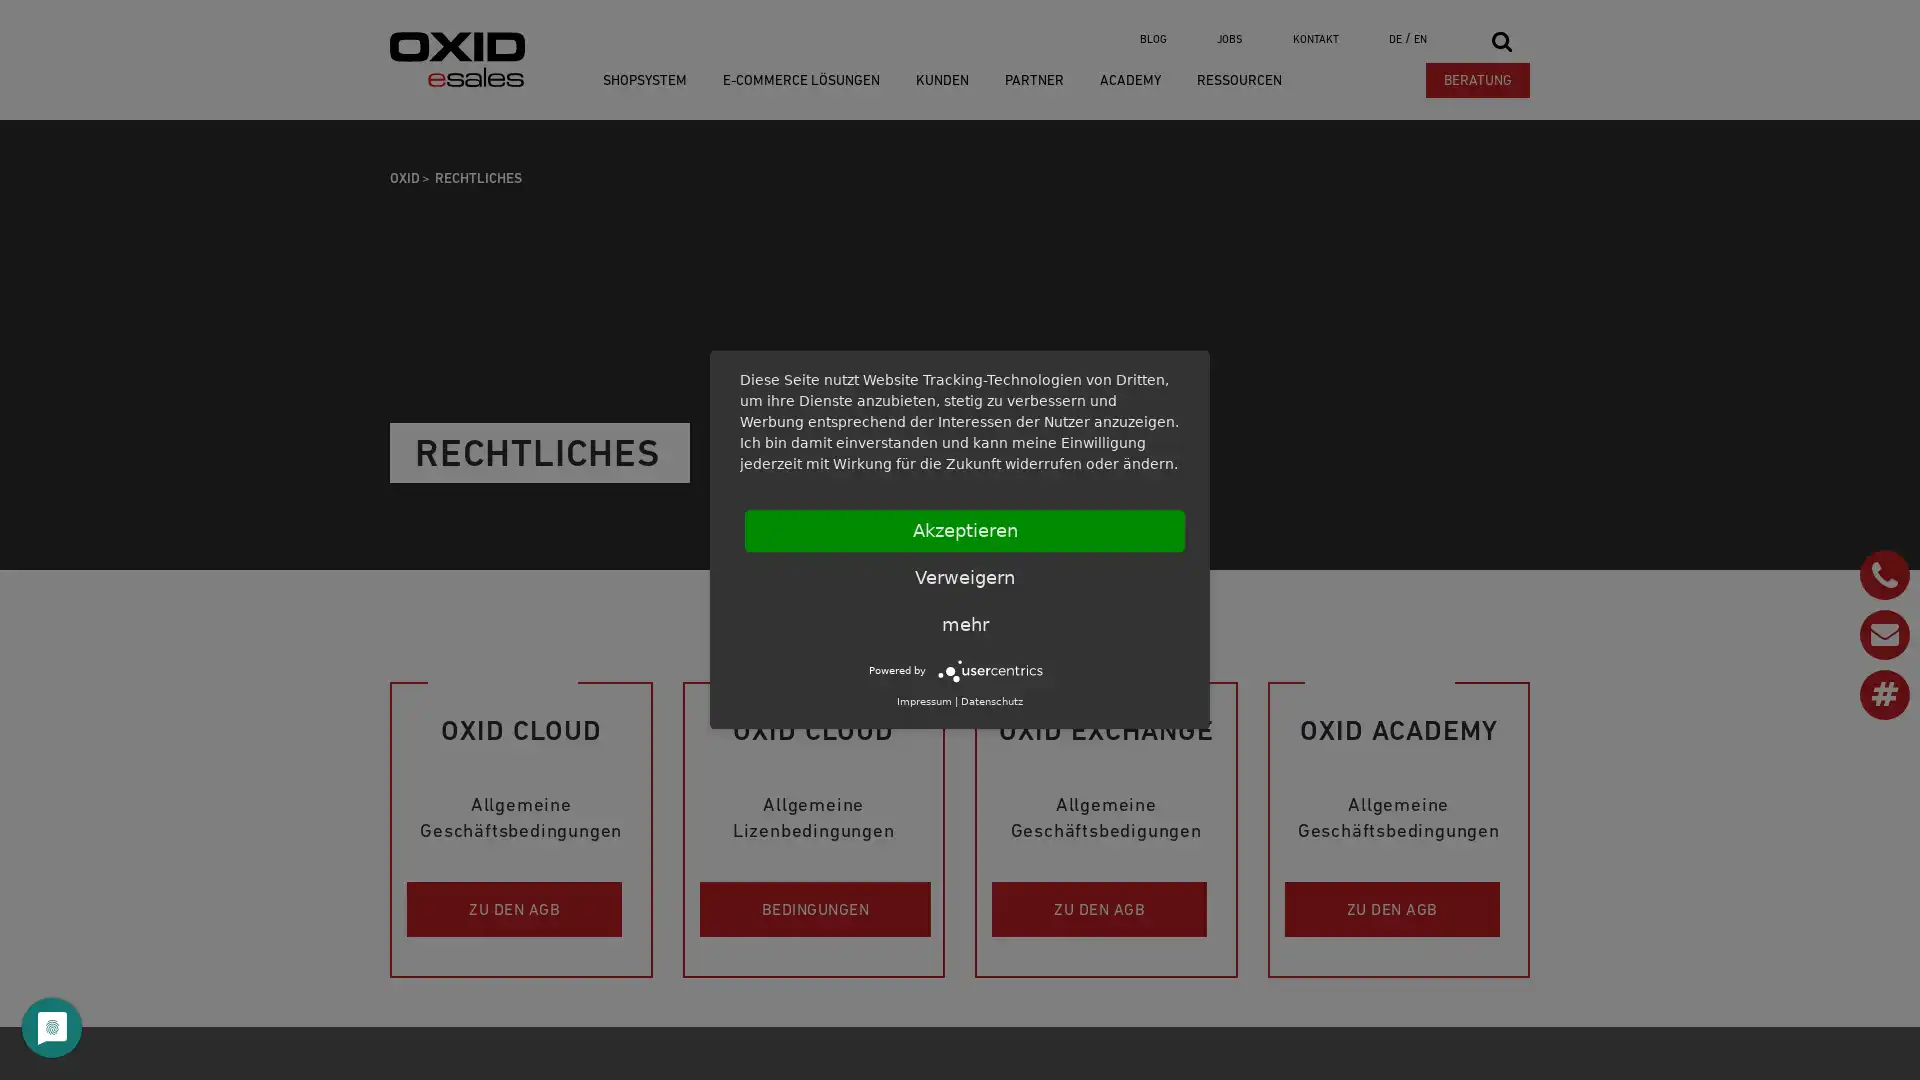 Image resolution: width=1920 pixels, height=1080 pixels. What do you see at coordinates (964, 530) in the screenshot?
I see `Akzeptieren` at bounding box center [964, 530].